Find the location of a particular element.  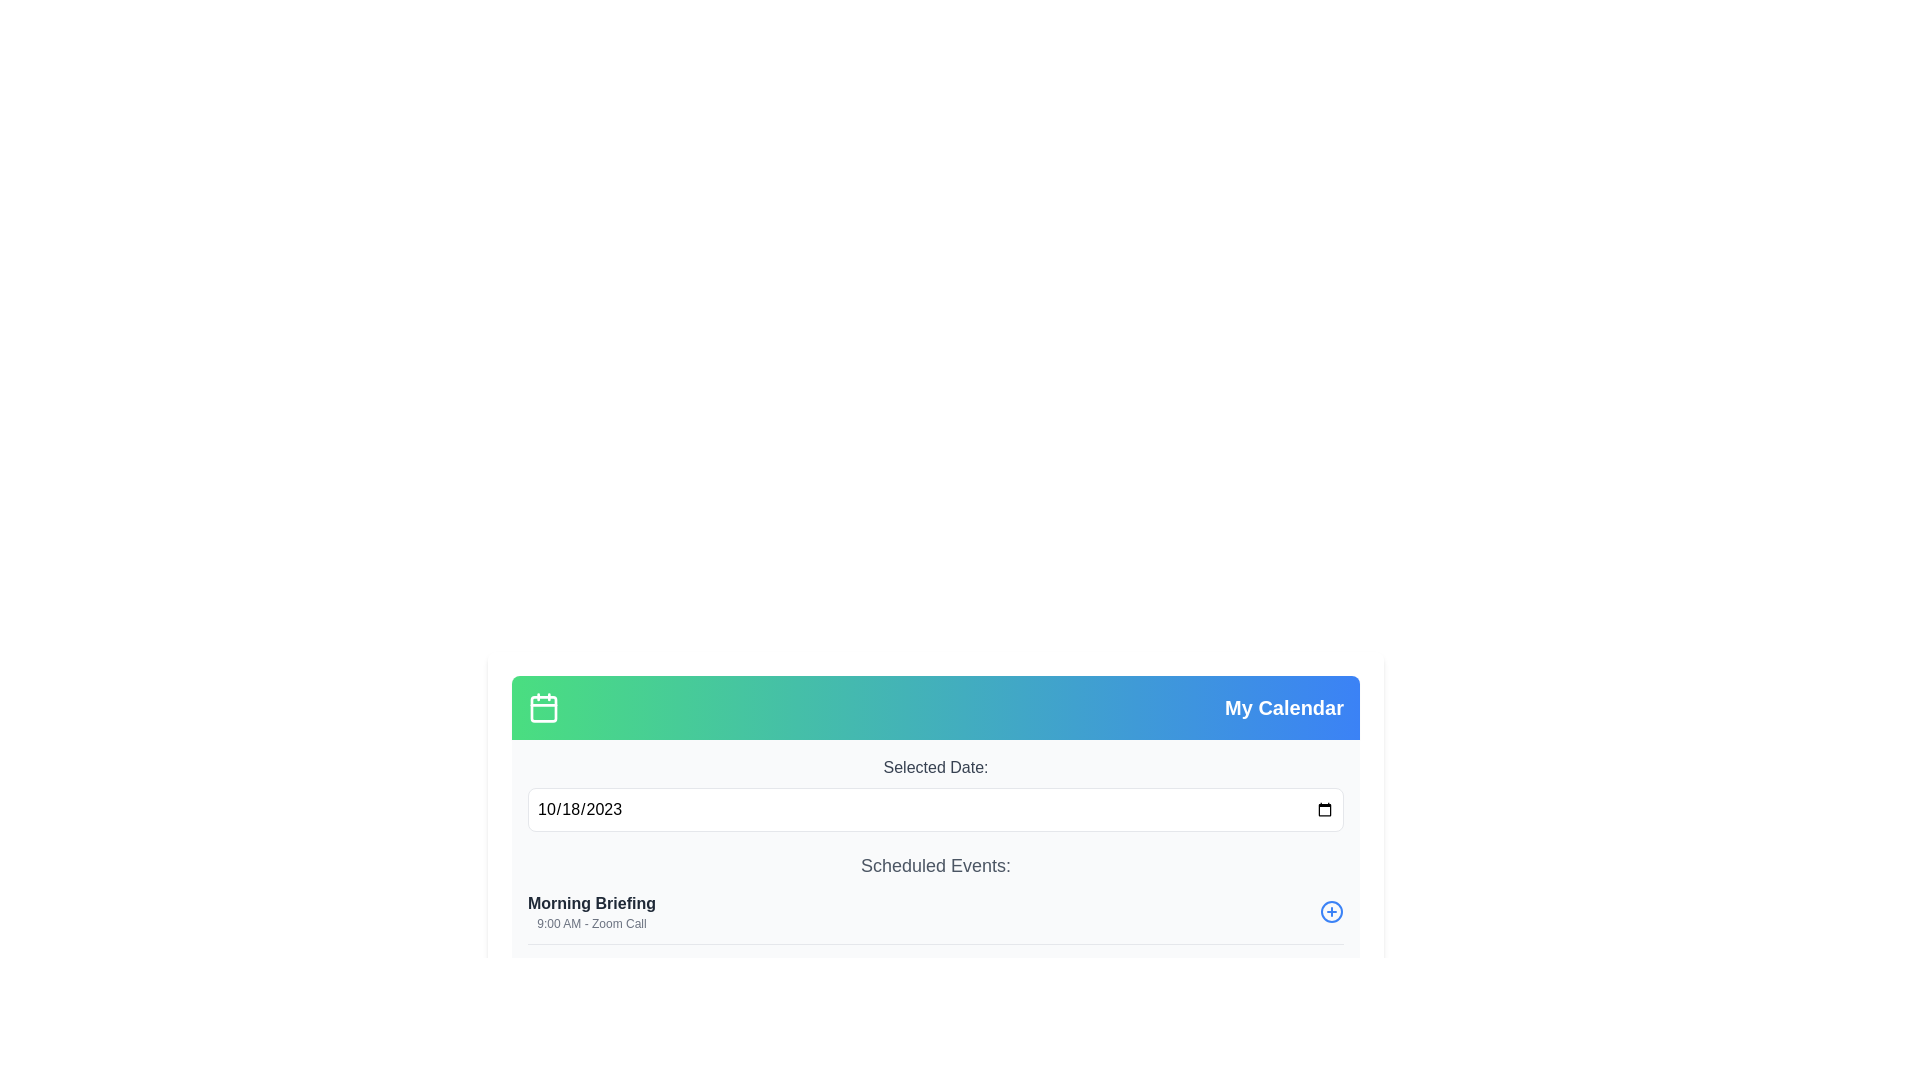

the text label for the scheduled event located under the 'Scheduled Events' label, positioned above '9:00 AM - Zoom Call' is located at coordinates (590, 903).